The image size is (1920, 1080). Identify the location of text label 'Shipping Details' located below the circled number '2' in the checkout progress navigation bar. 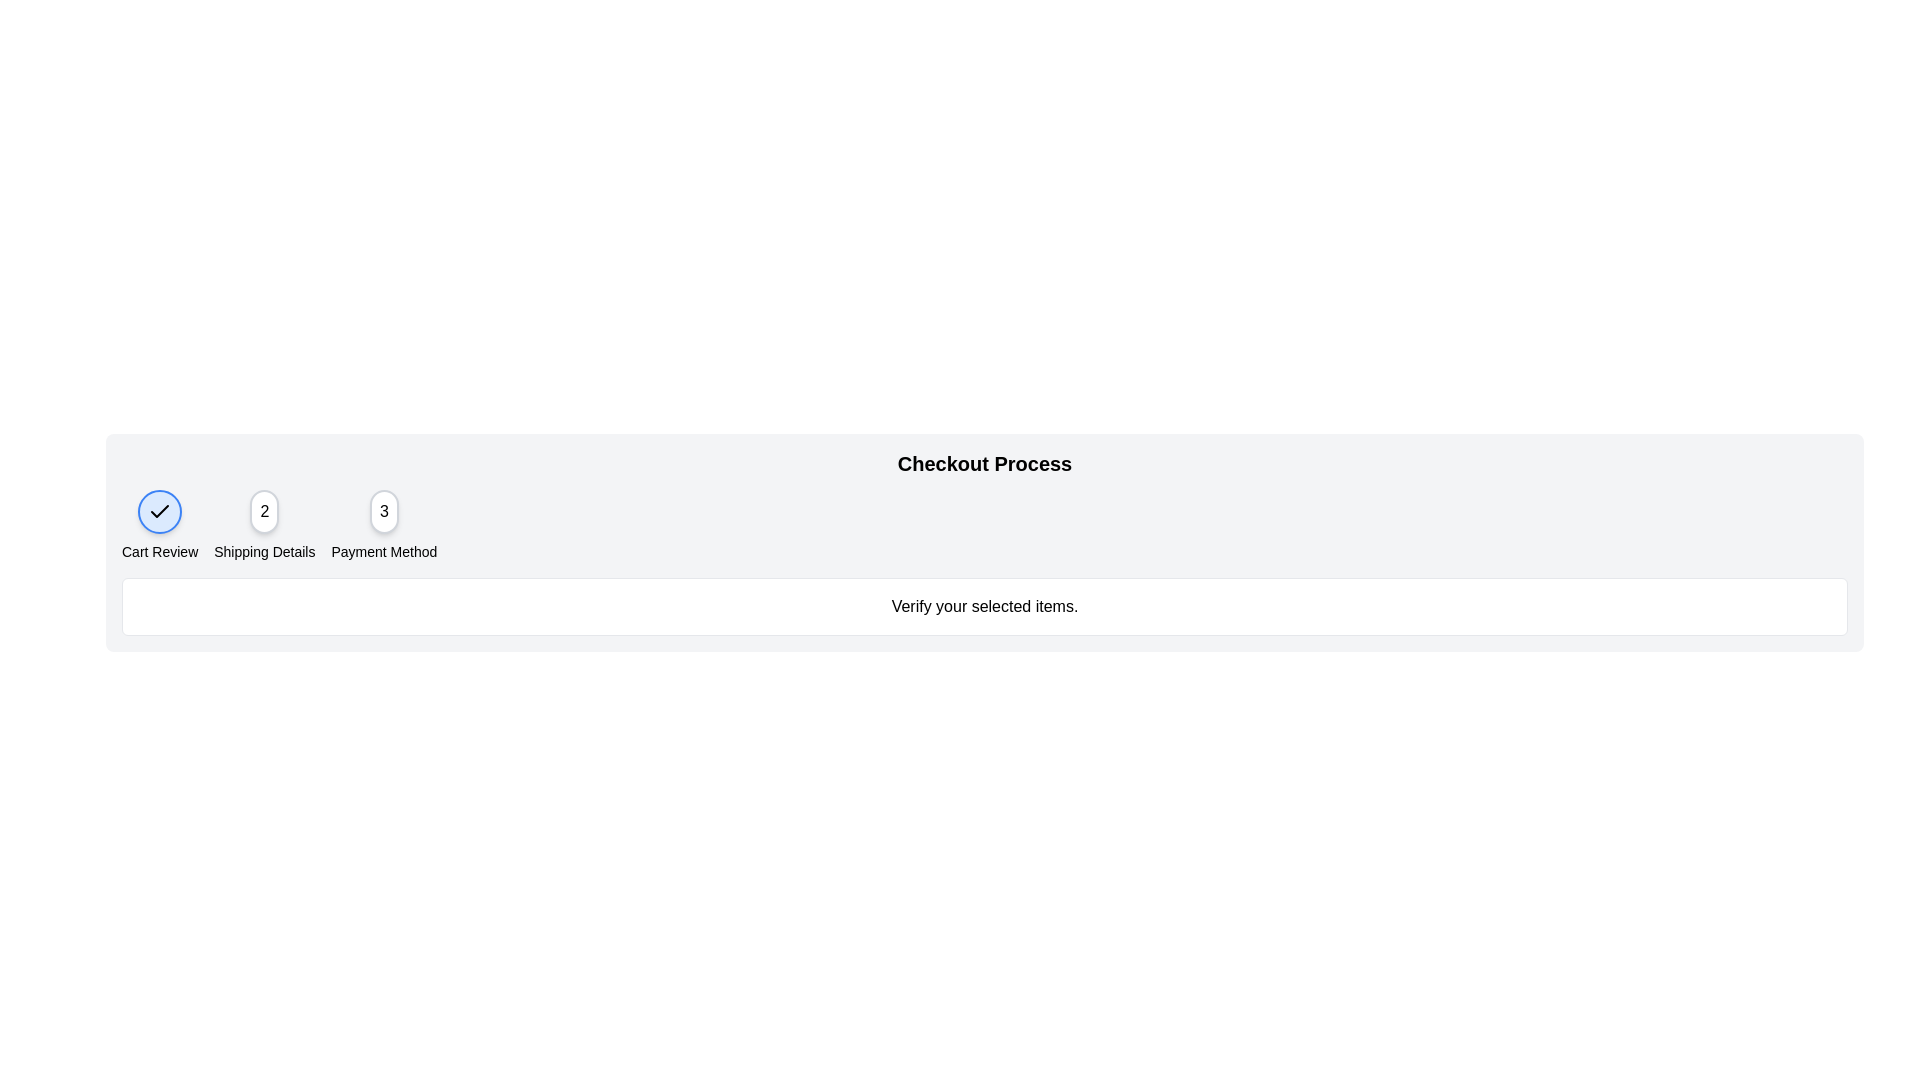
(263, 551).